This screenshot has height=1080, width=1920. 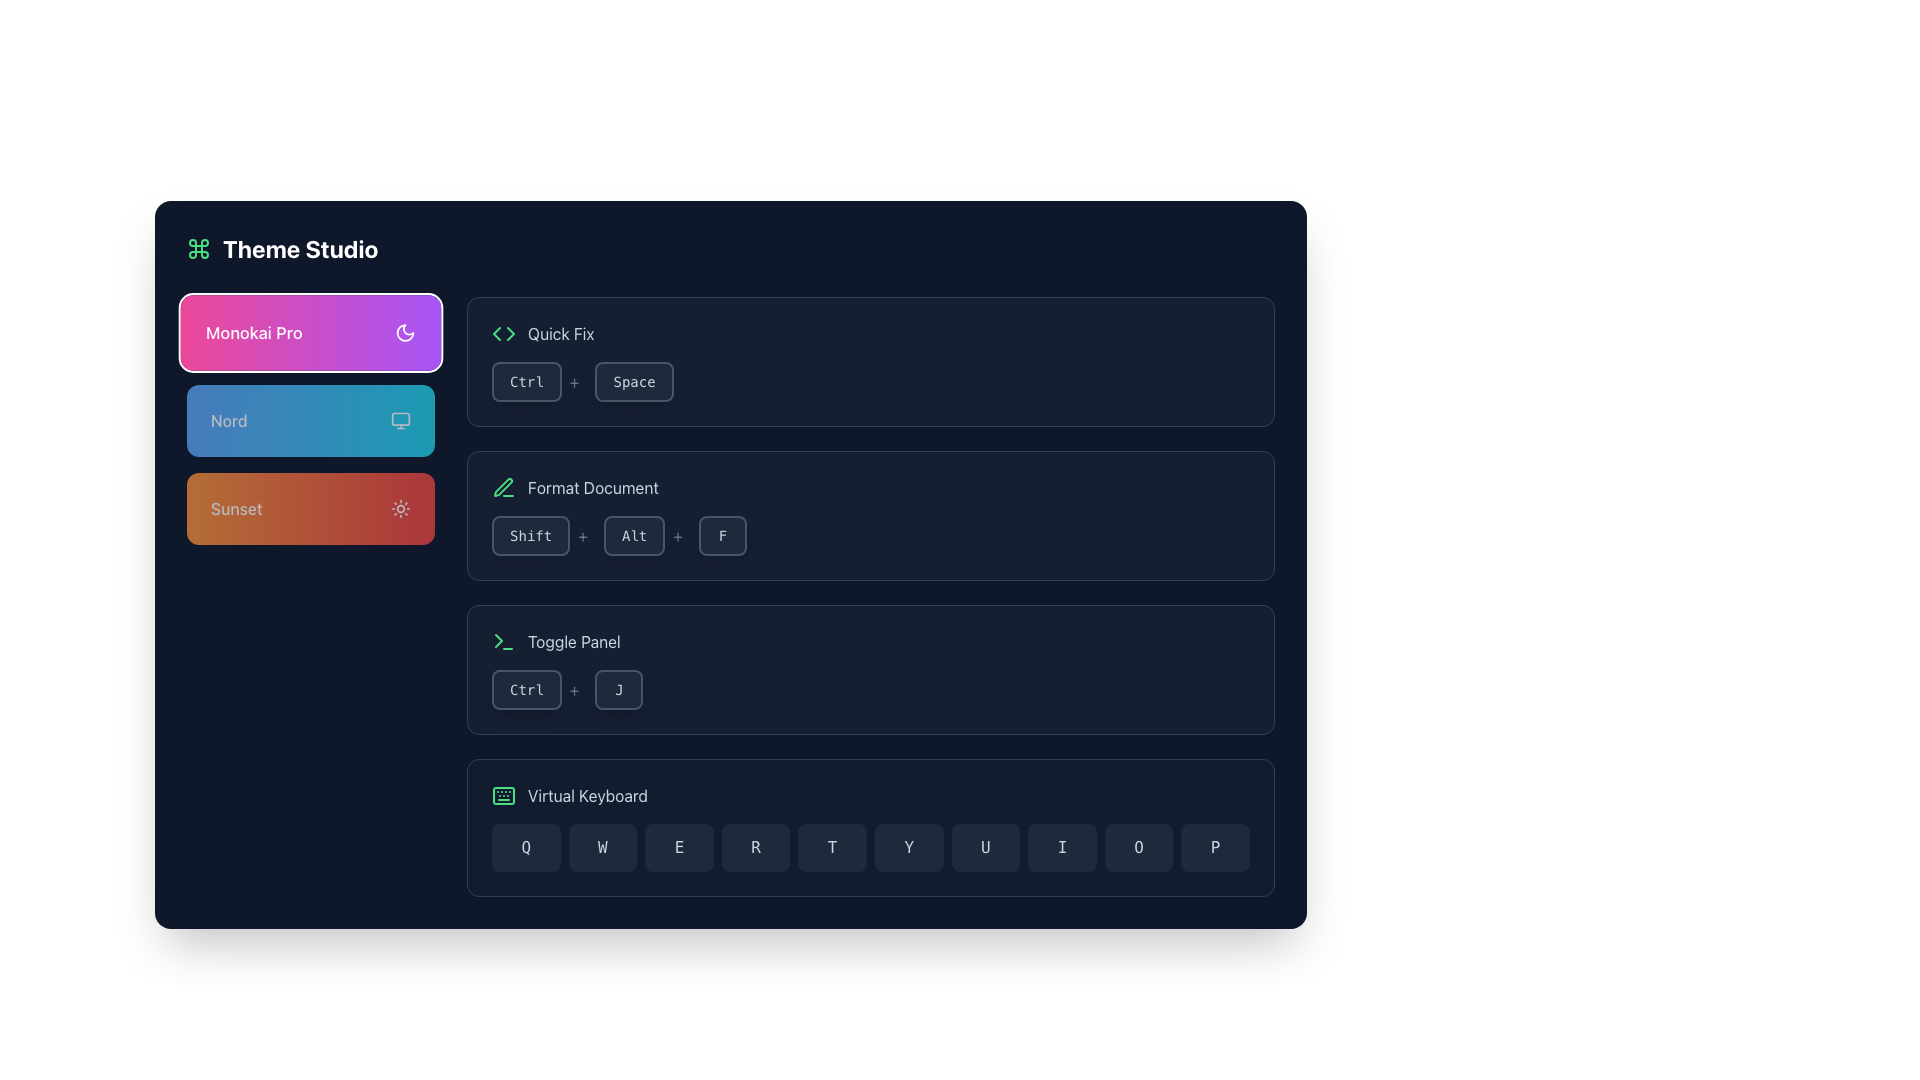 I want to click on descriptive label indicating the functionality of toggling a panel, which is located in the bottom half of the interface to the right of a green icon, so click(x=573, y=641).